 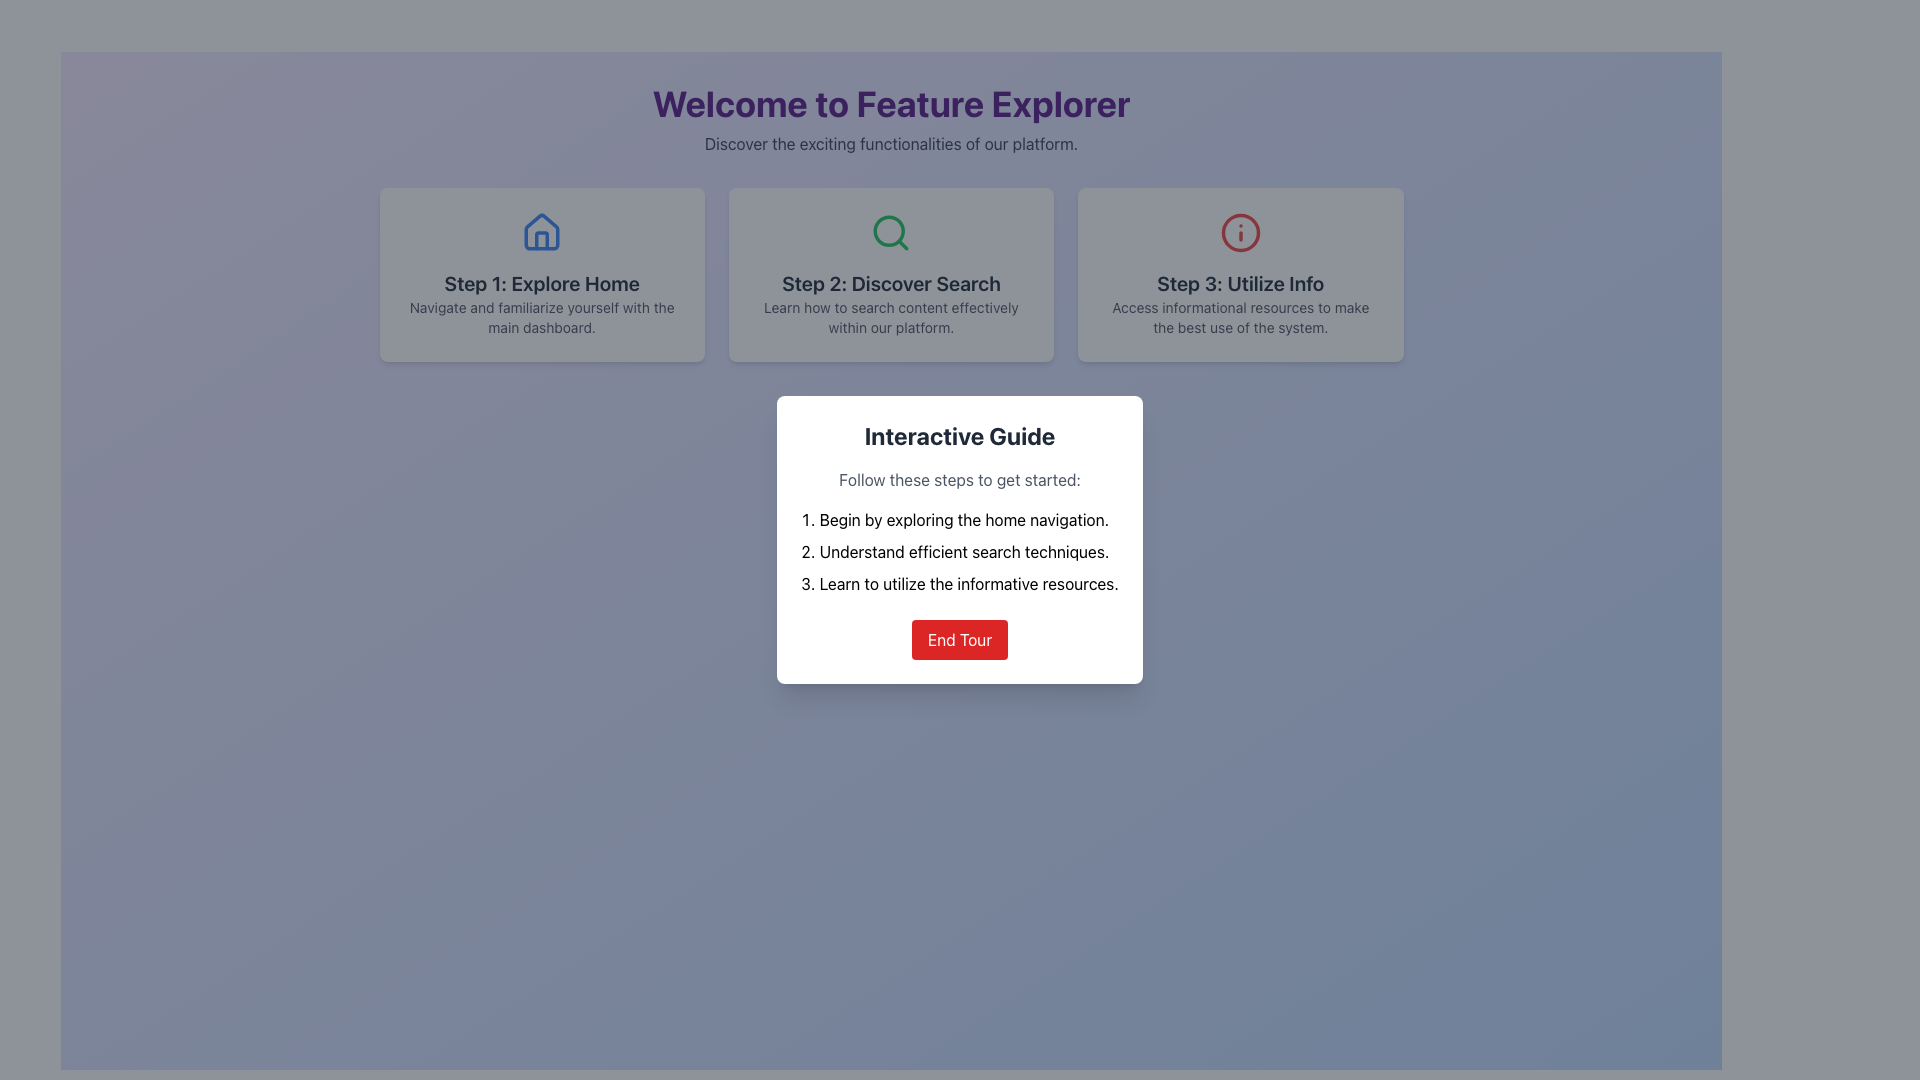 What do you see at coordinates (890, 274) in the screenshot?
I see `the Informational card that introduces users to search functionalities within the platform` at bounding box center [890, 274].